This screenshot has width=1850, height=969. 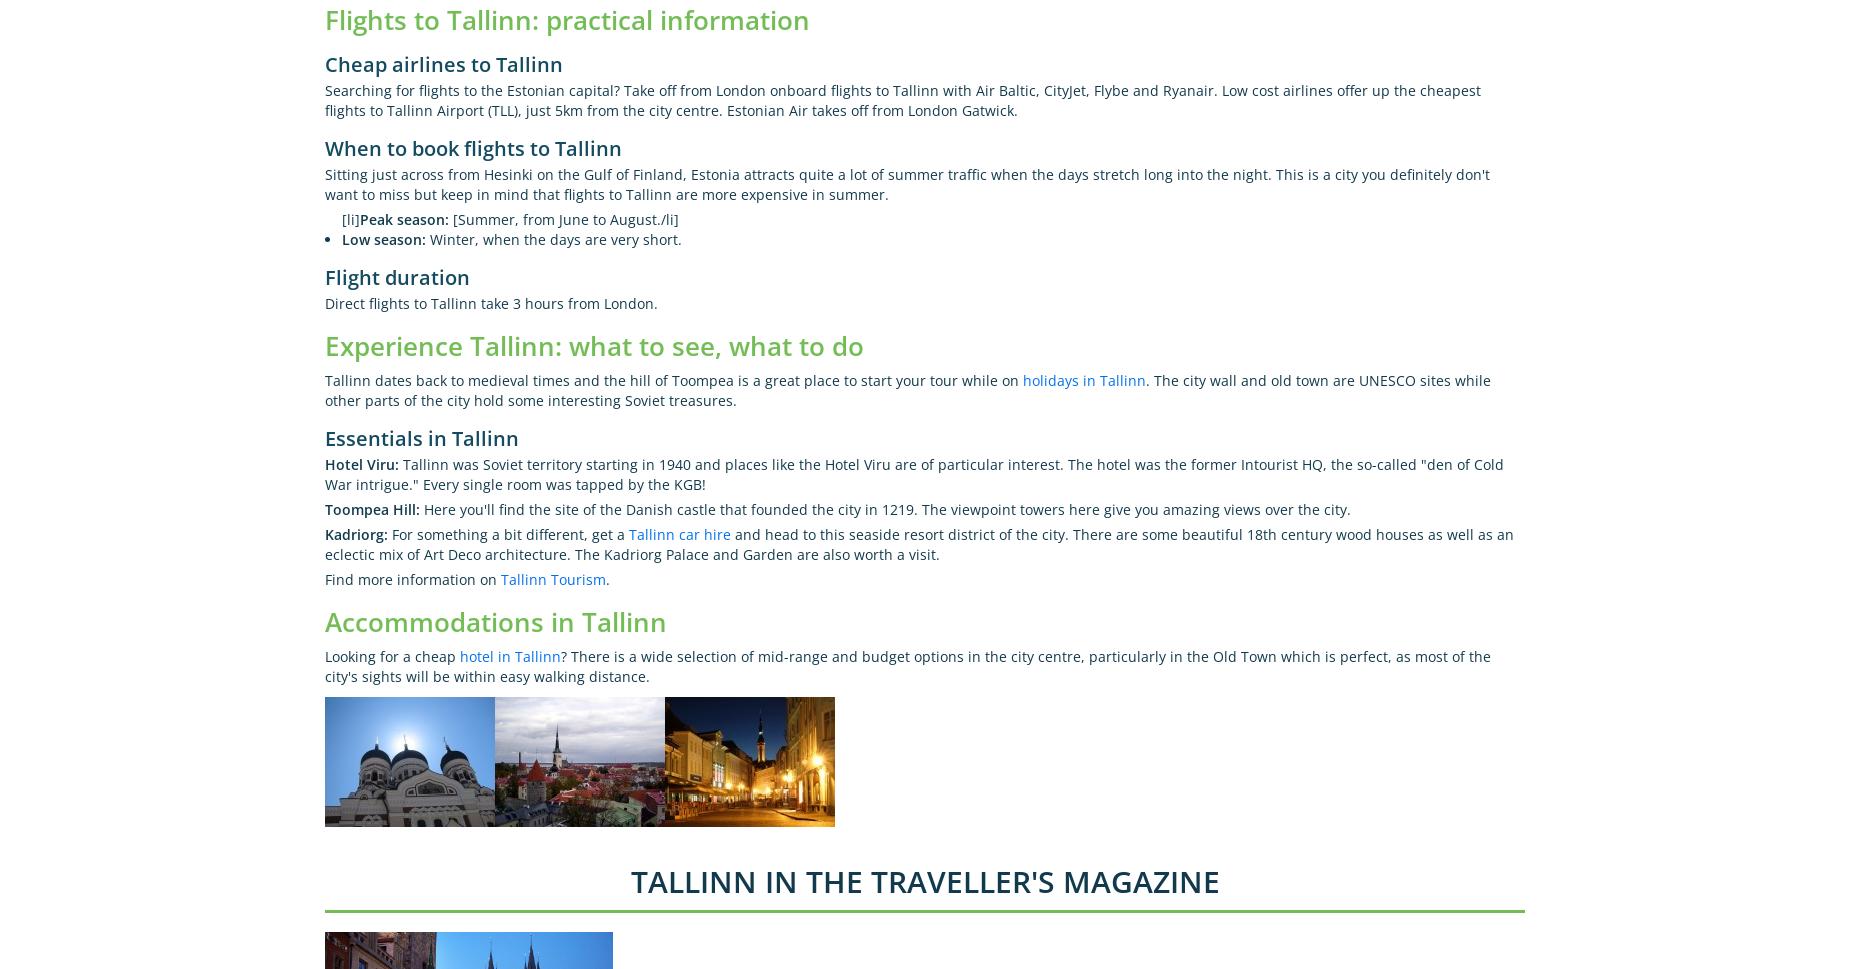 I want to click on 'Tallinn dates back to medieval times and the hill of Toompea is a great place to start your tour while on', so click(x=673, y=379).